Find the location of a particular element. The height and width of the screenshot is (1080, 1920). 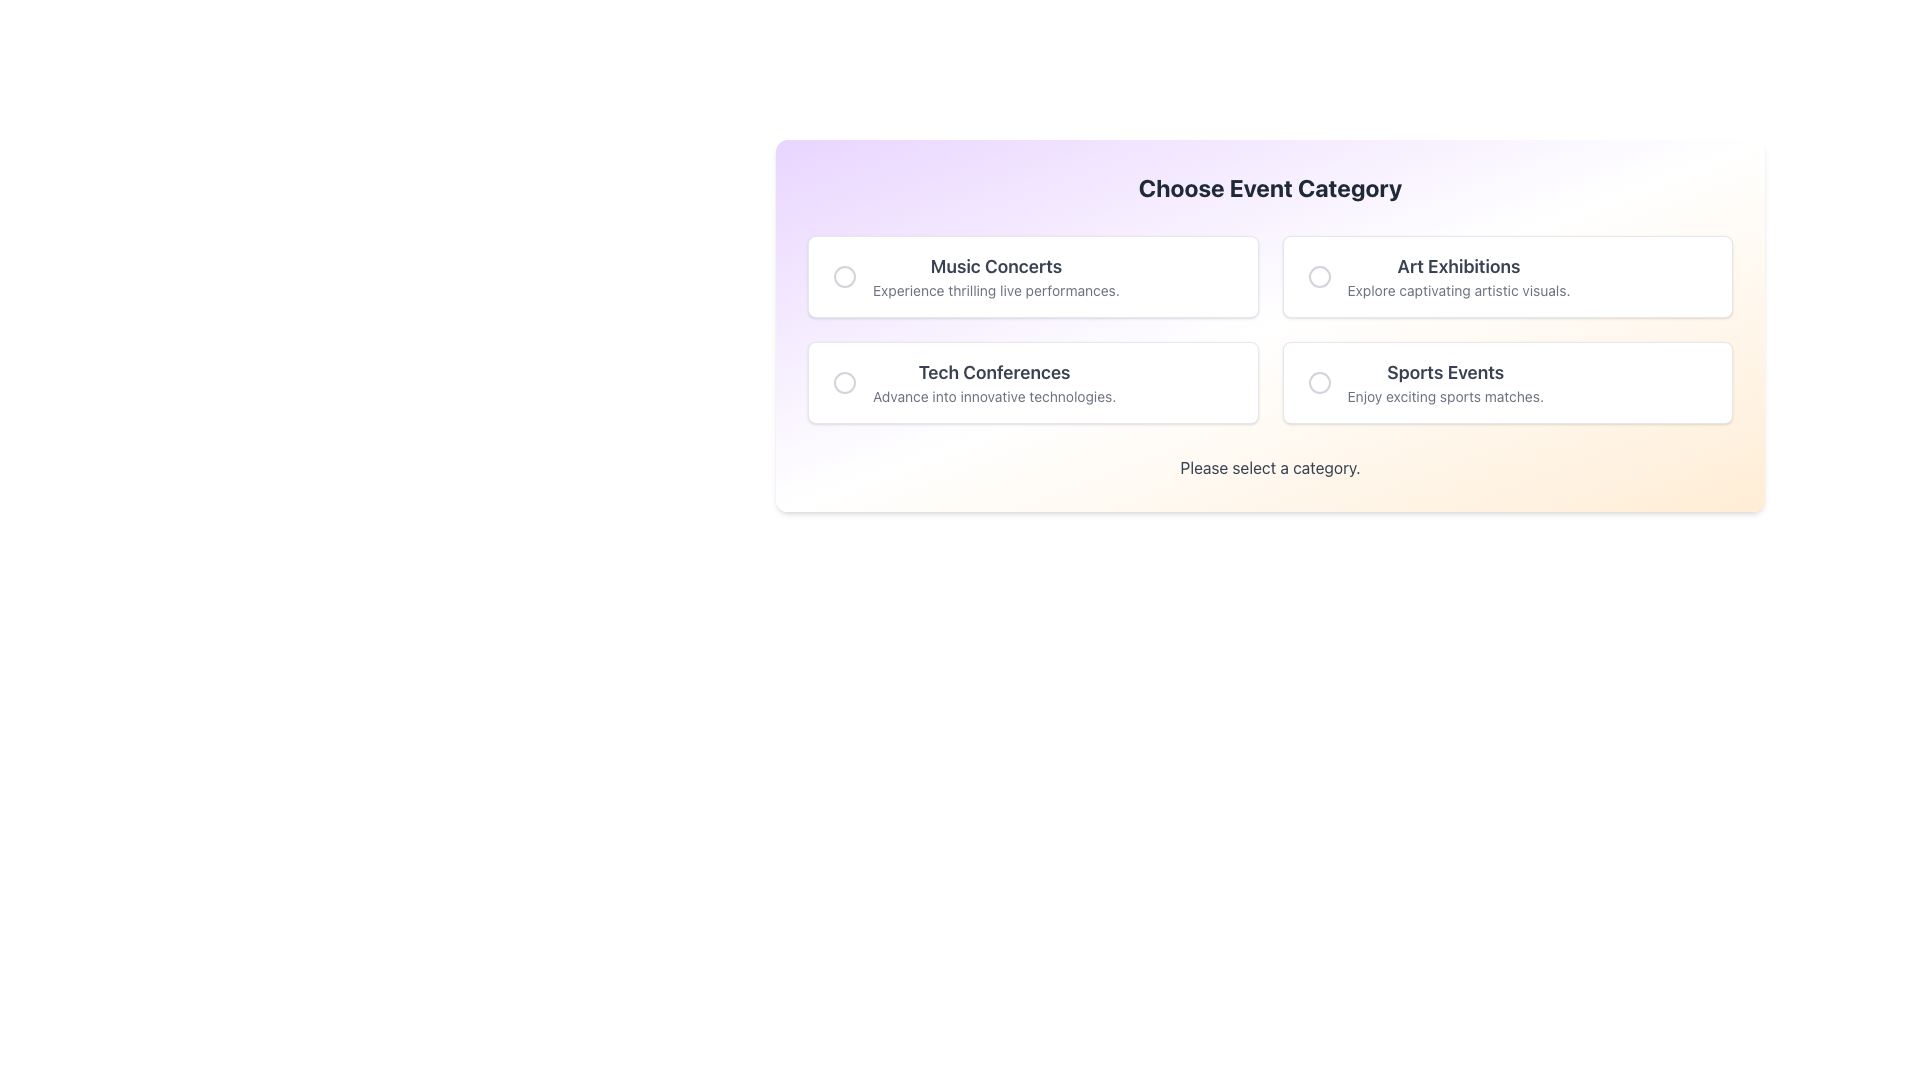

the text label displaying 'Tech Conferences' in a bold font, located in the lower-left quadrant of the card layout is located at coordinates (994, 373).